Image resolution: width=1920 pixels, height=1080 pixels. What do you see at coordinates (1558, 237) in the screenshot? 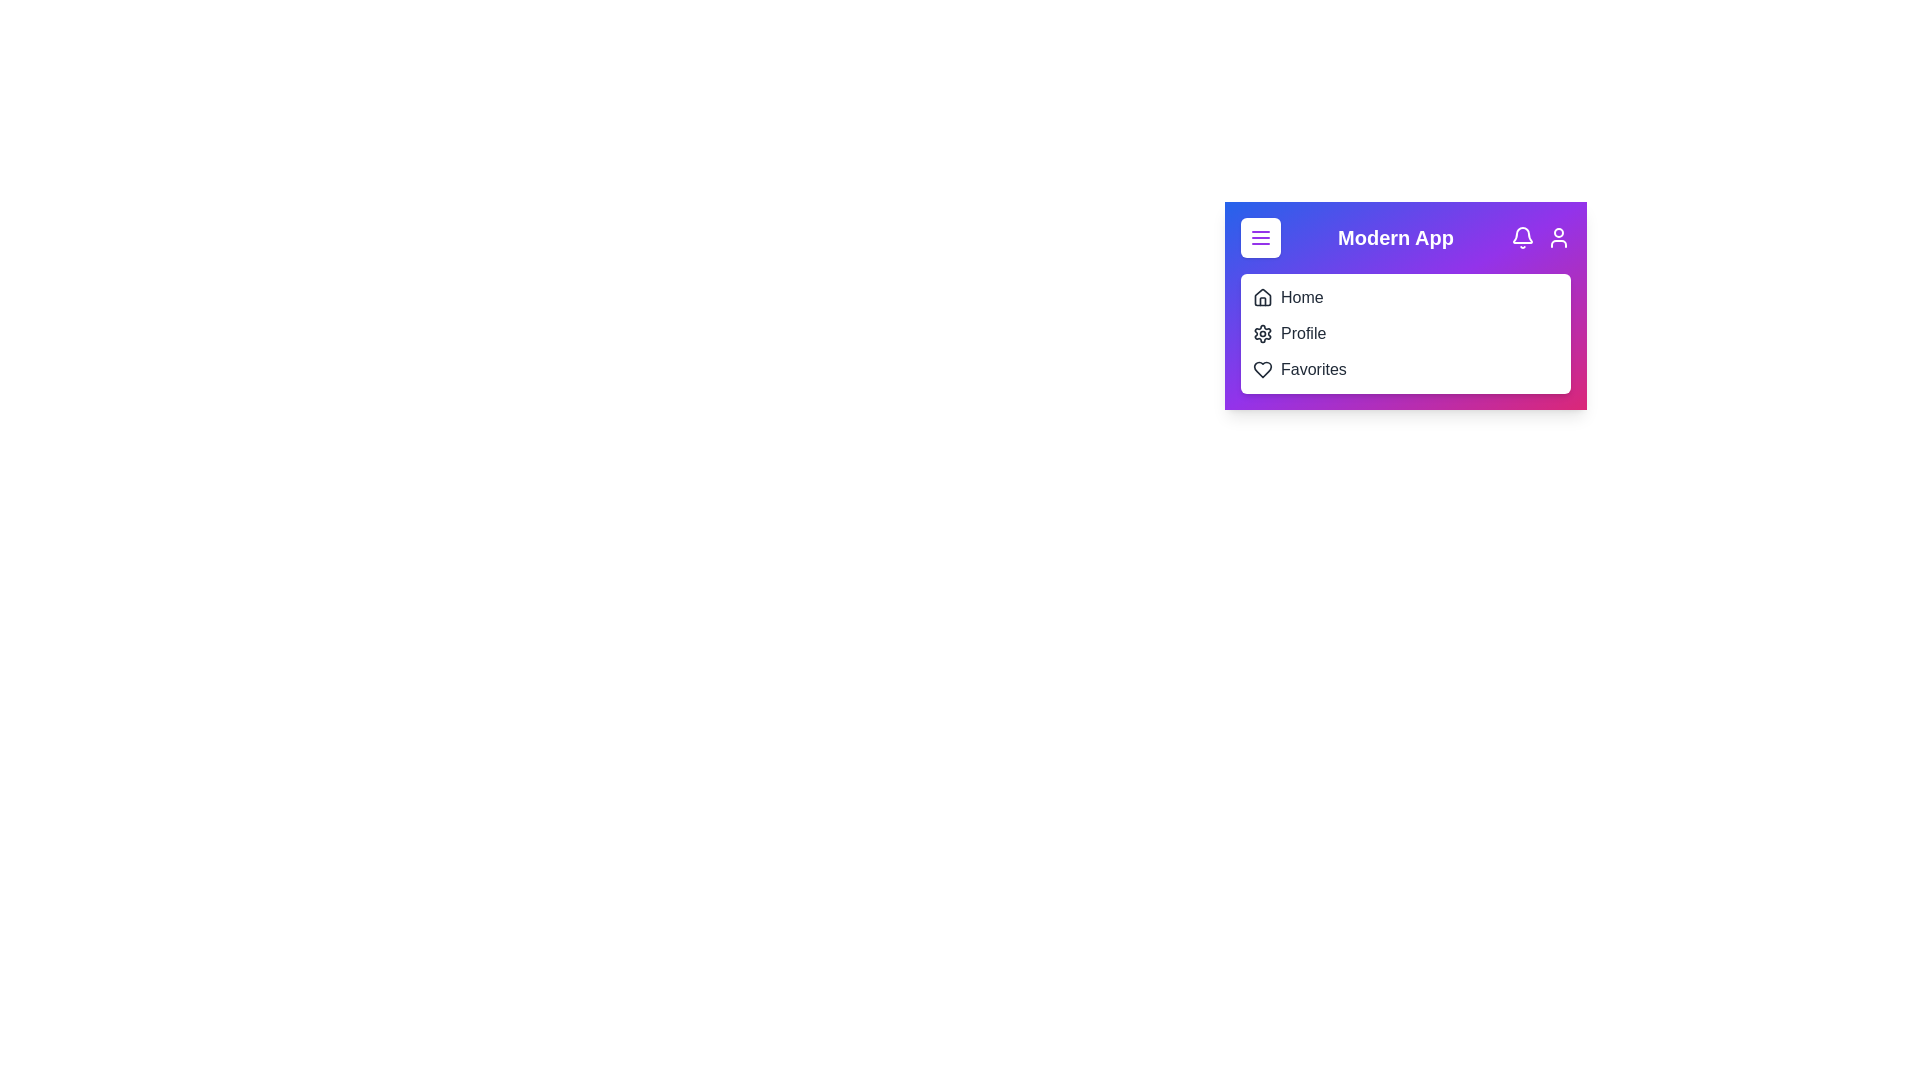
I see `the user profile button in the app bar` at bounding box center [1558, 237].